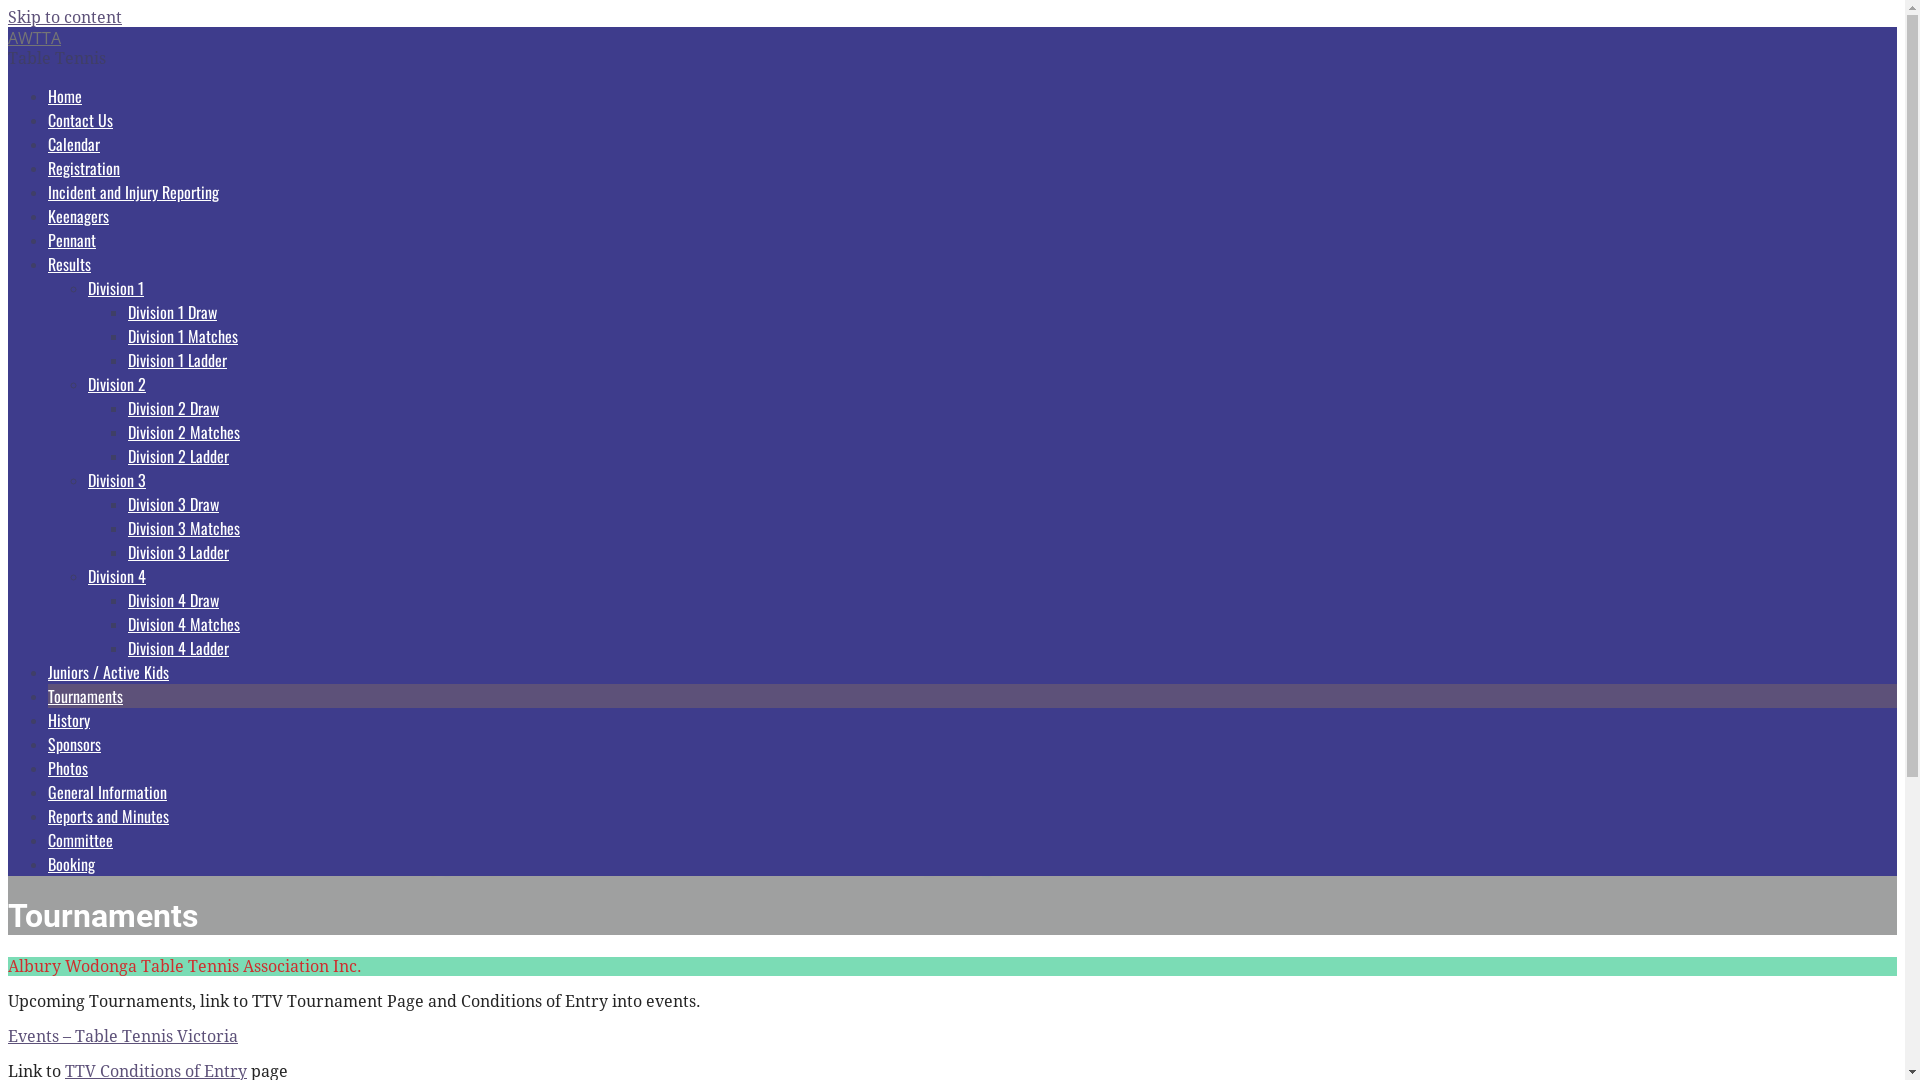 The width and height of the screenshot is (1920, 1080). I want to click on 'Division 1 Matches', so click(182, 334).